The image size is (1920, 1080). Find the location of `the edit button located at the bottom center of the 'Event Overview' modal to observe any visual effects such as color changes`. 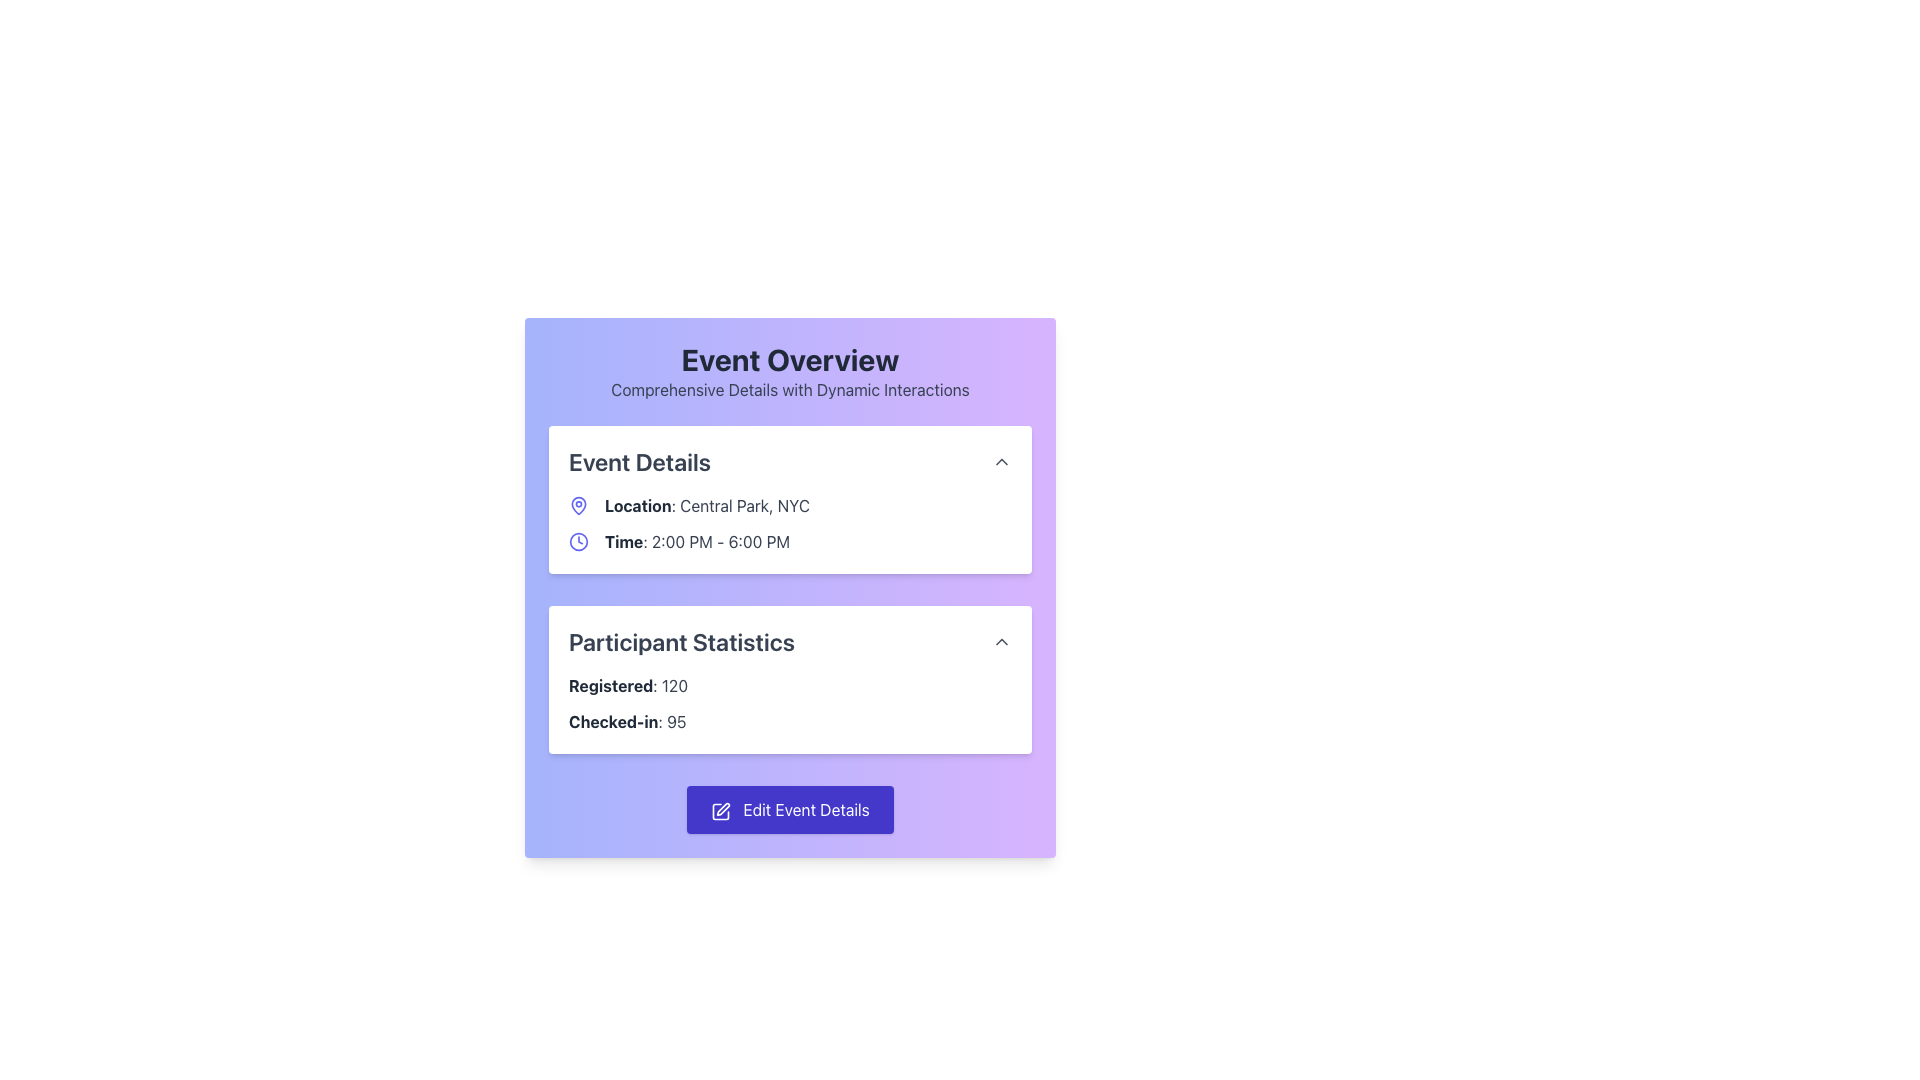

the edit button located at the bottom center of the 'Event Overview' modal to observe any visual effects such as color changes is located at coordinates (789, 810).